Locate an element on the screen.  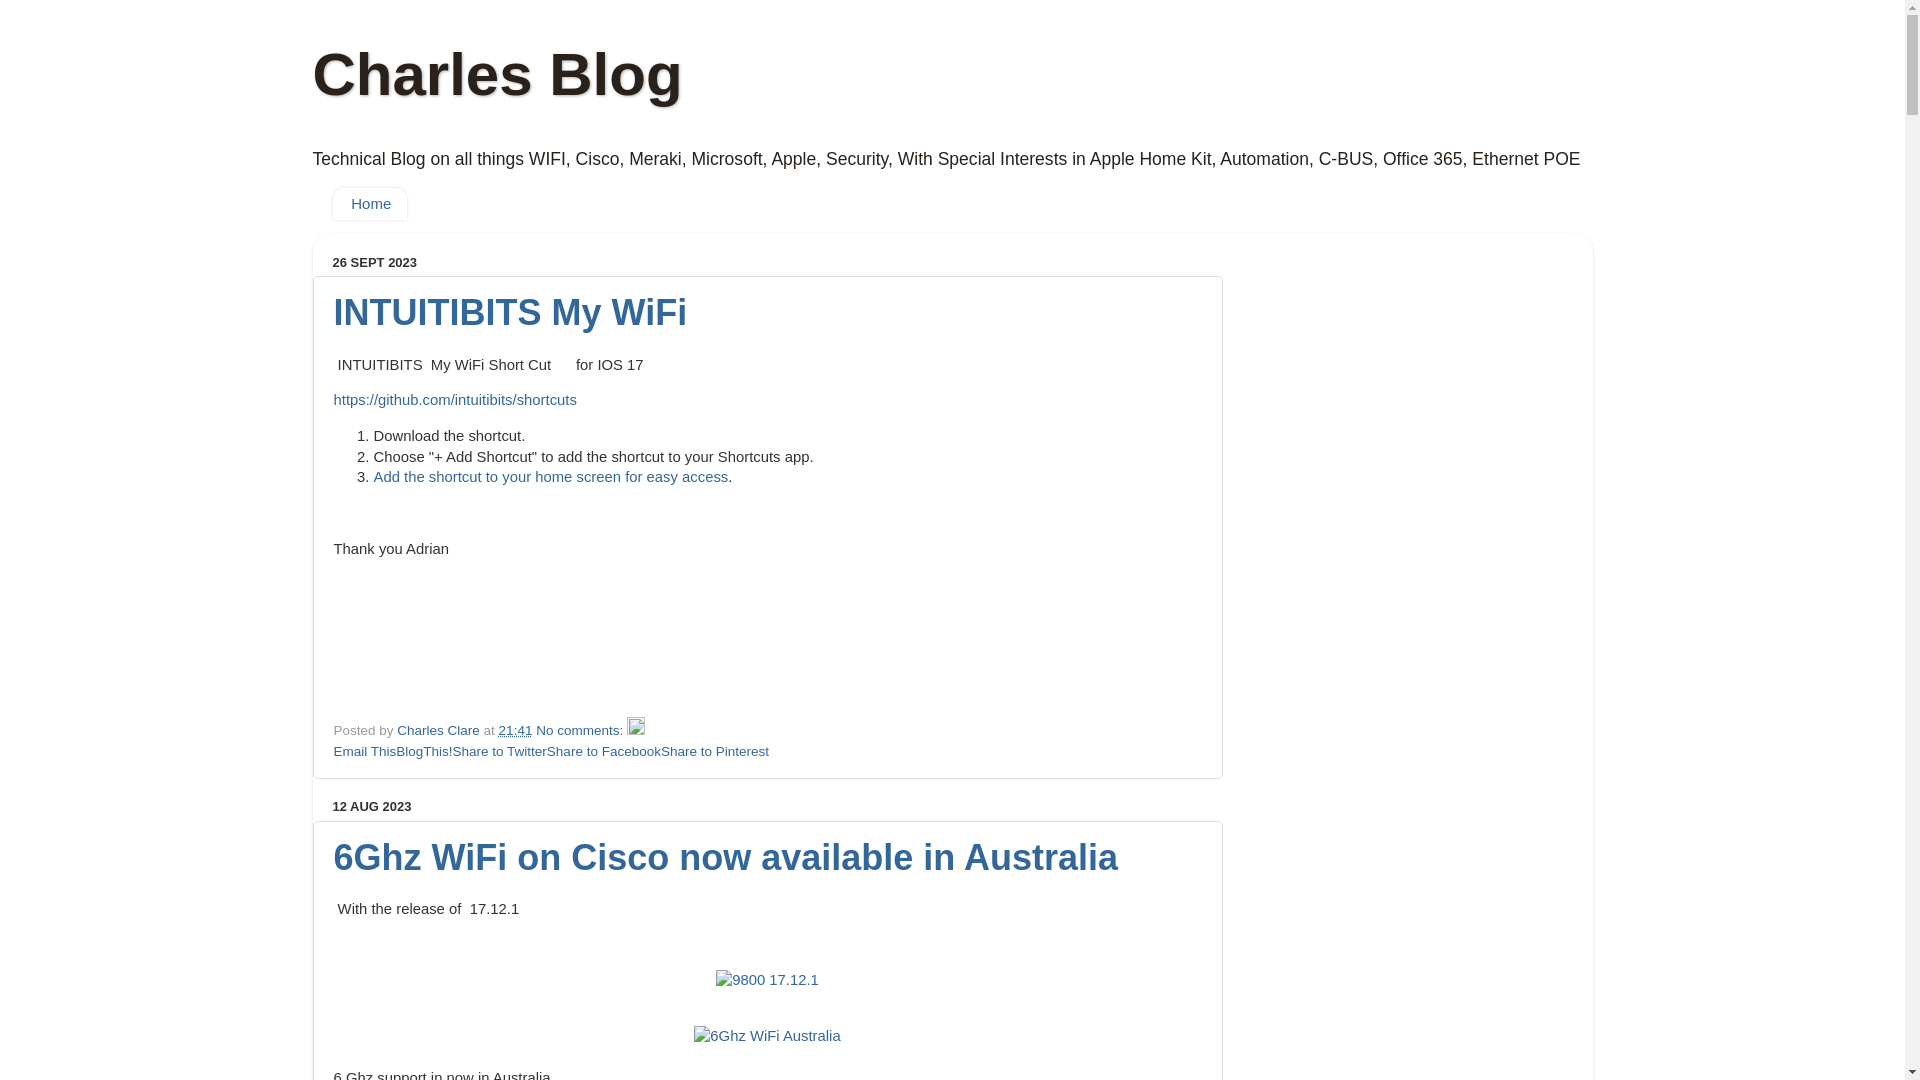
'BlogThis!' is located at coordinates (422, 751).